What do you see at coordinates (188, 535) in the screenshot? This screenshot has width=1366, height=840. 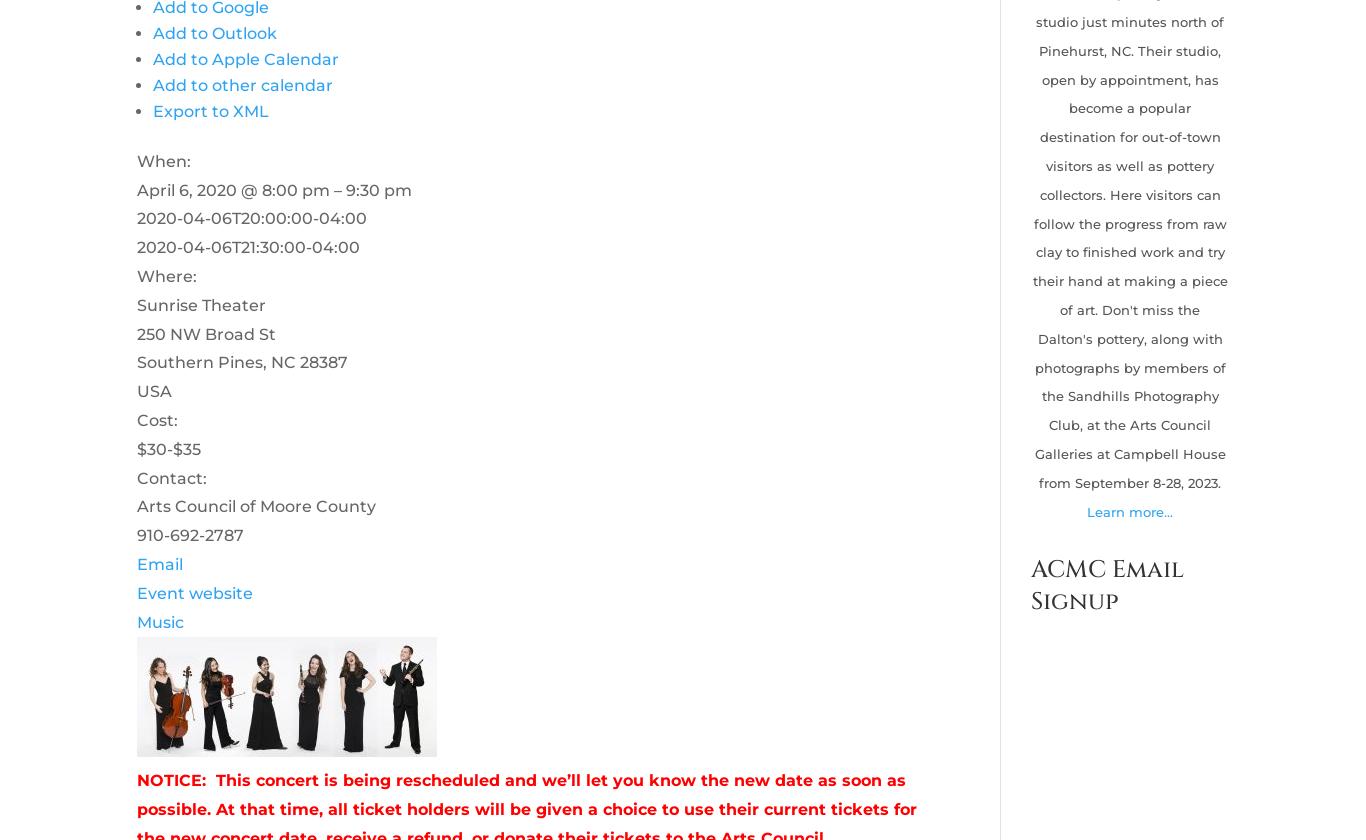 I see `'910-692-2787'` at bounding box center [188, 535].